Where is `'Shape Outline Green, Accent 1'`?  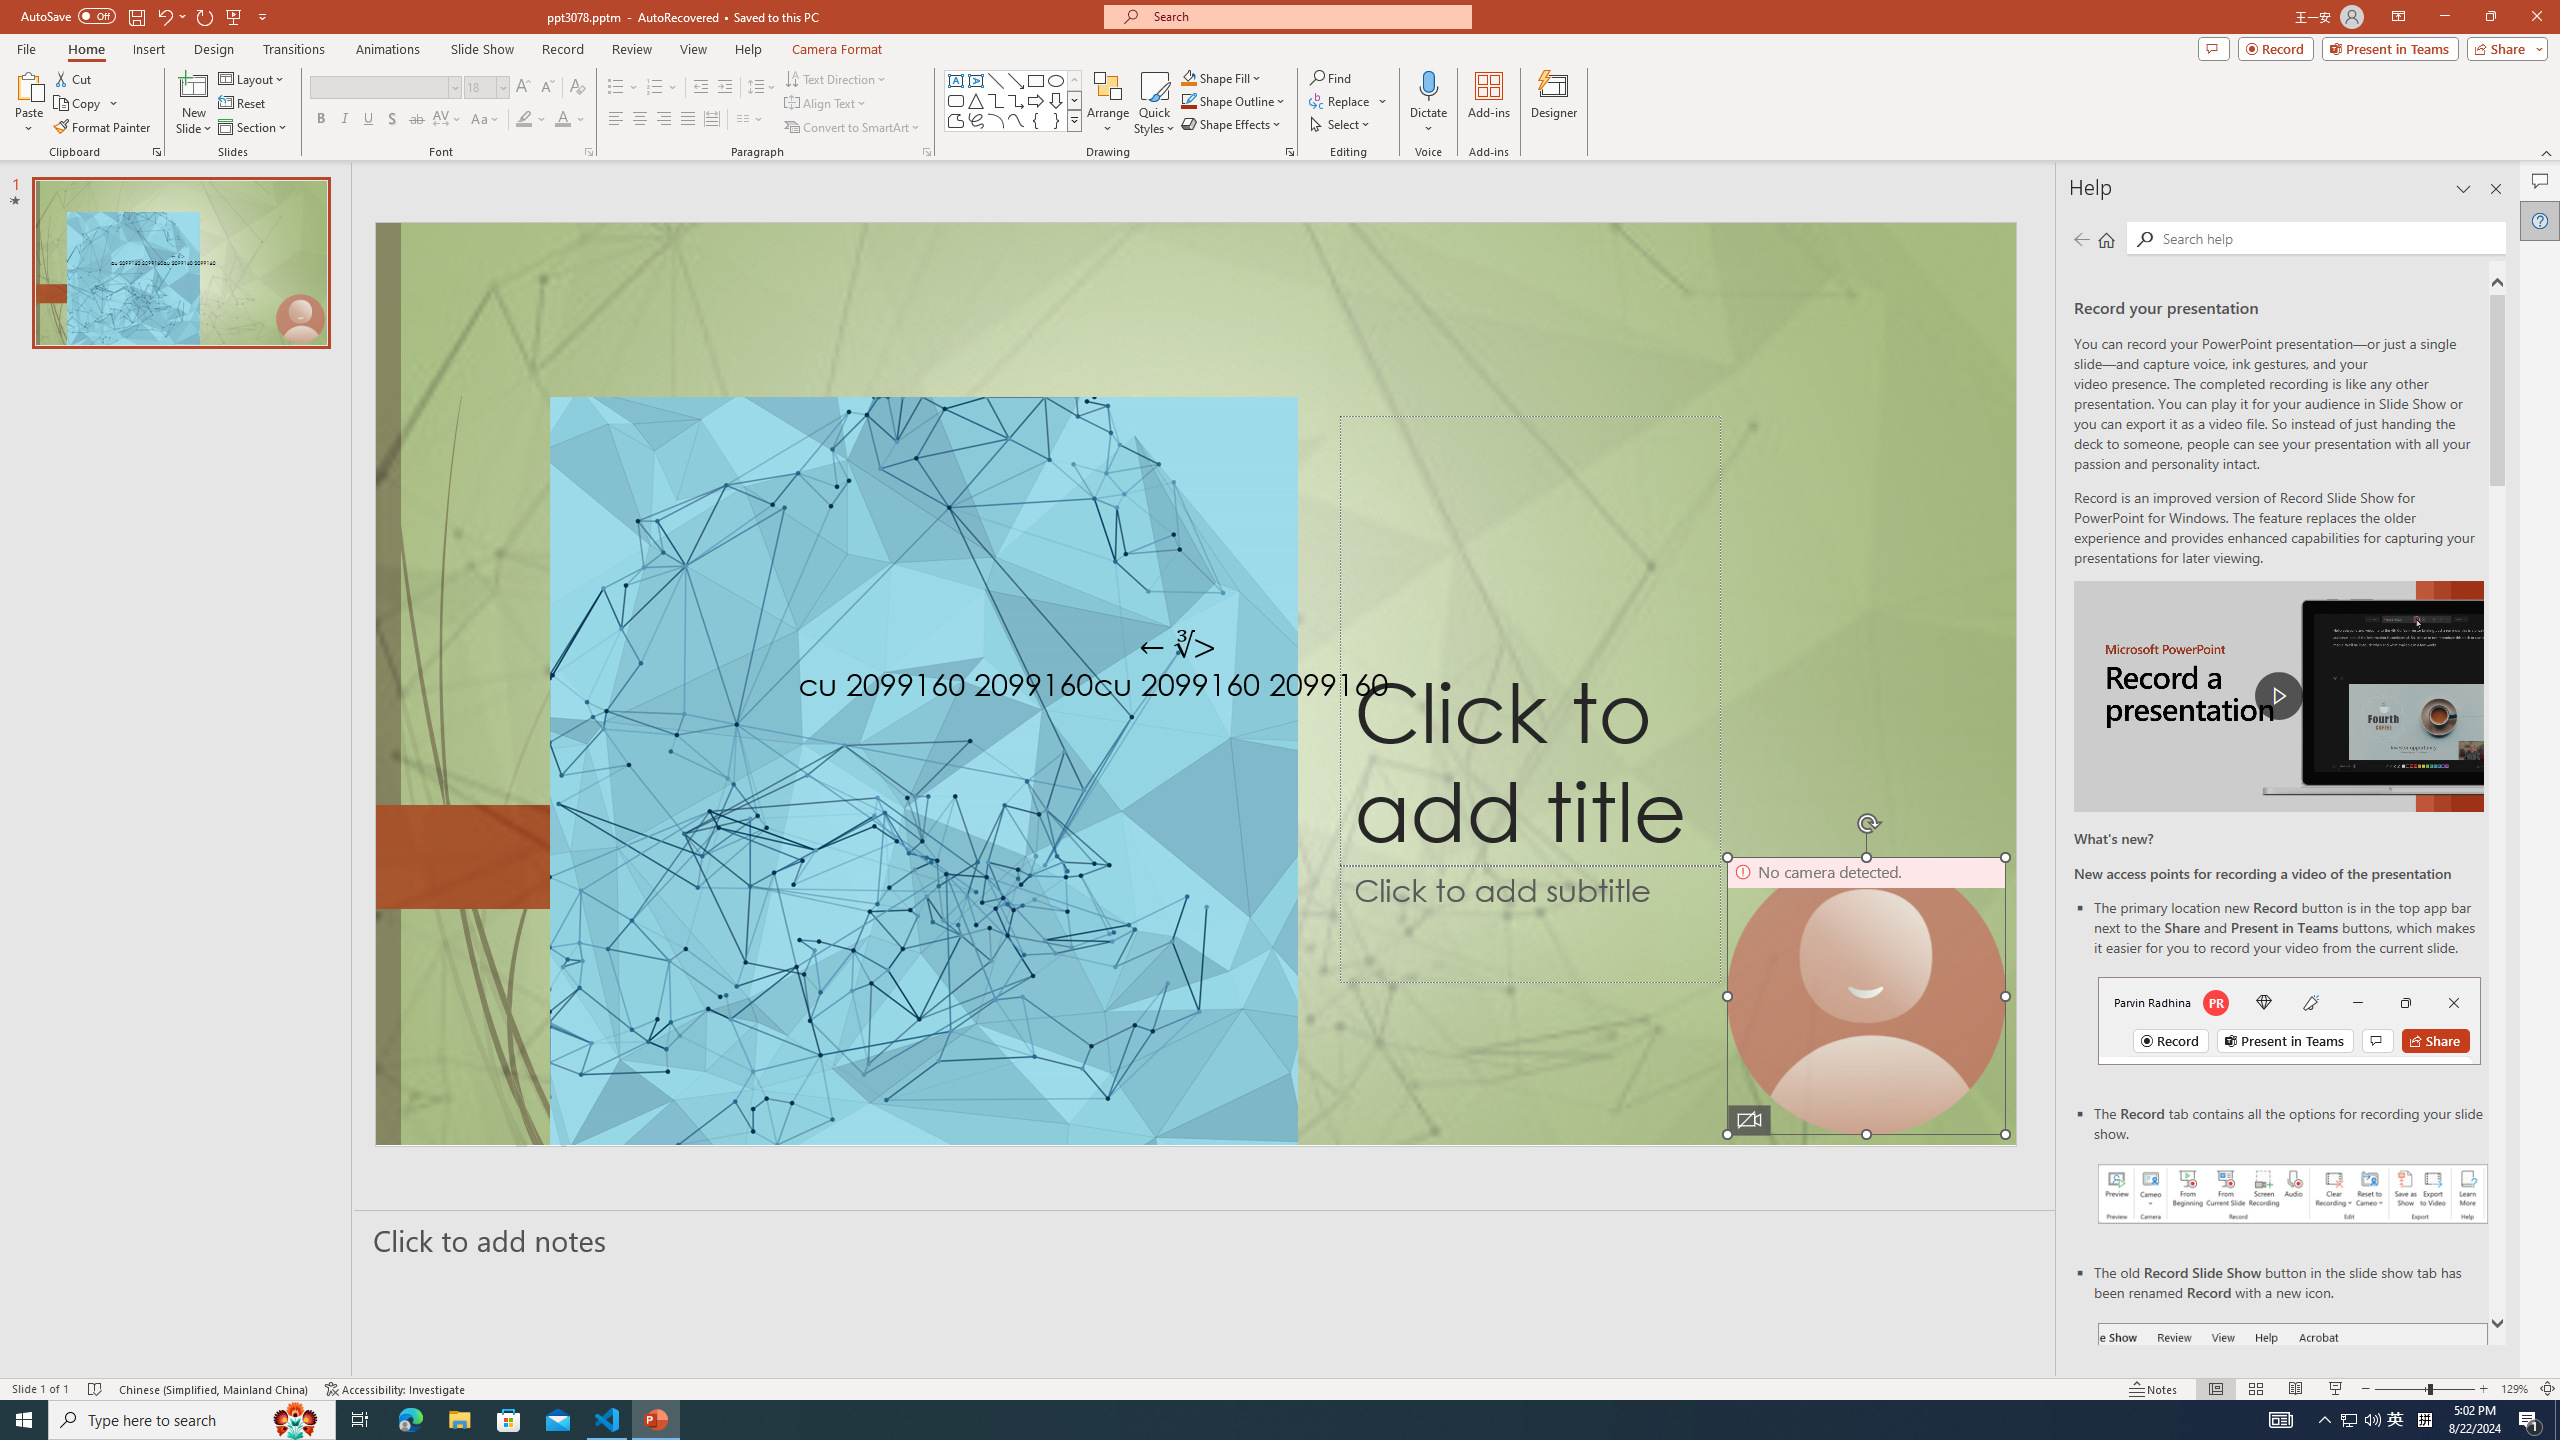 'Shape Outline Green, Accent 1' is located at coordinates (1189, 99).